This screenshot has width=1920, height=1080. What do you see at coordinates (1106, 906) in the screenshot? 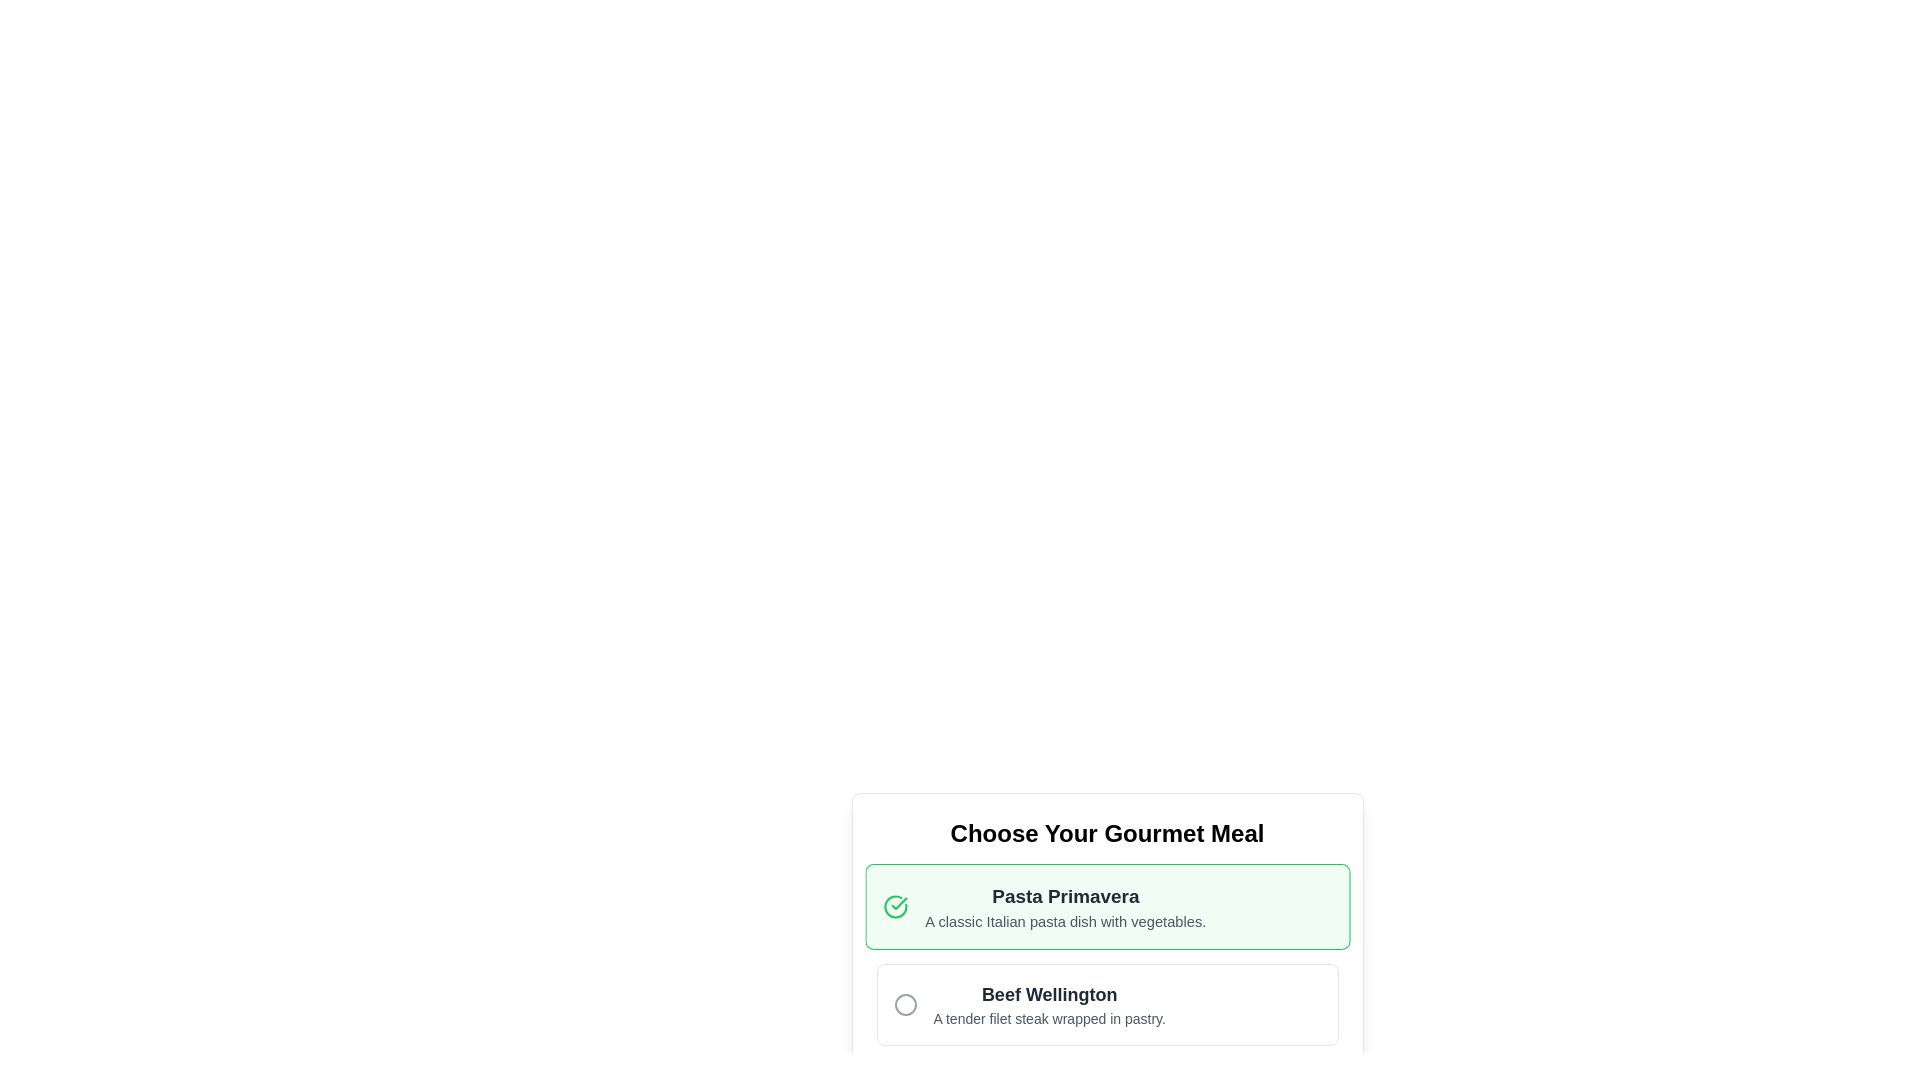
I see `description of the currently selected meal option titled 'Pasta Primavera' from the selectable list item located beneath 'Choose Your Gourmet Meal.'` at bounding box center [1106, 906].